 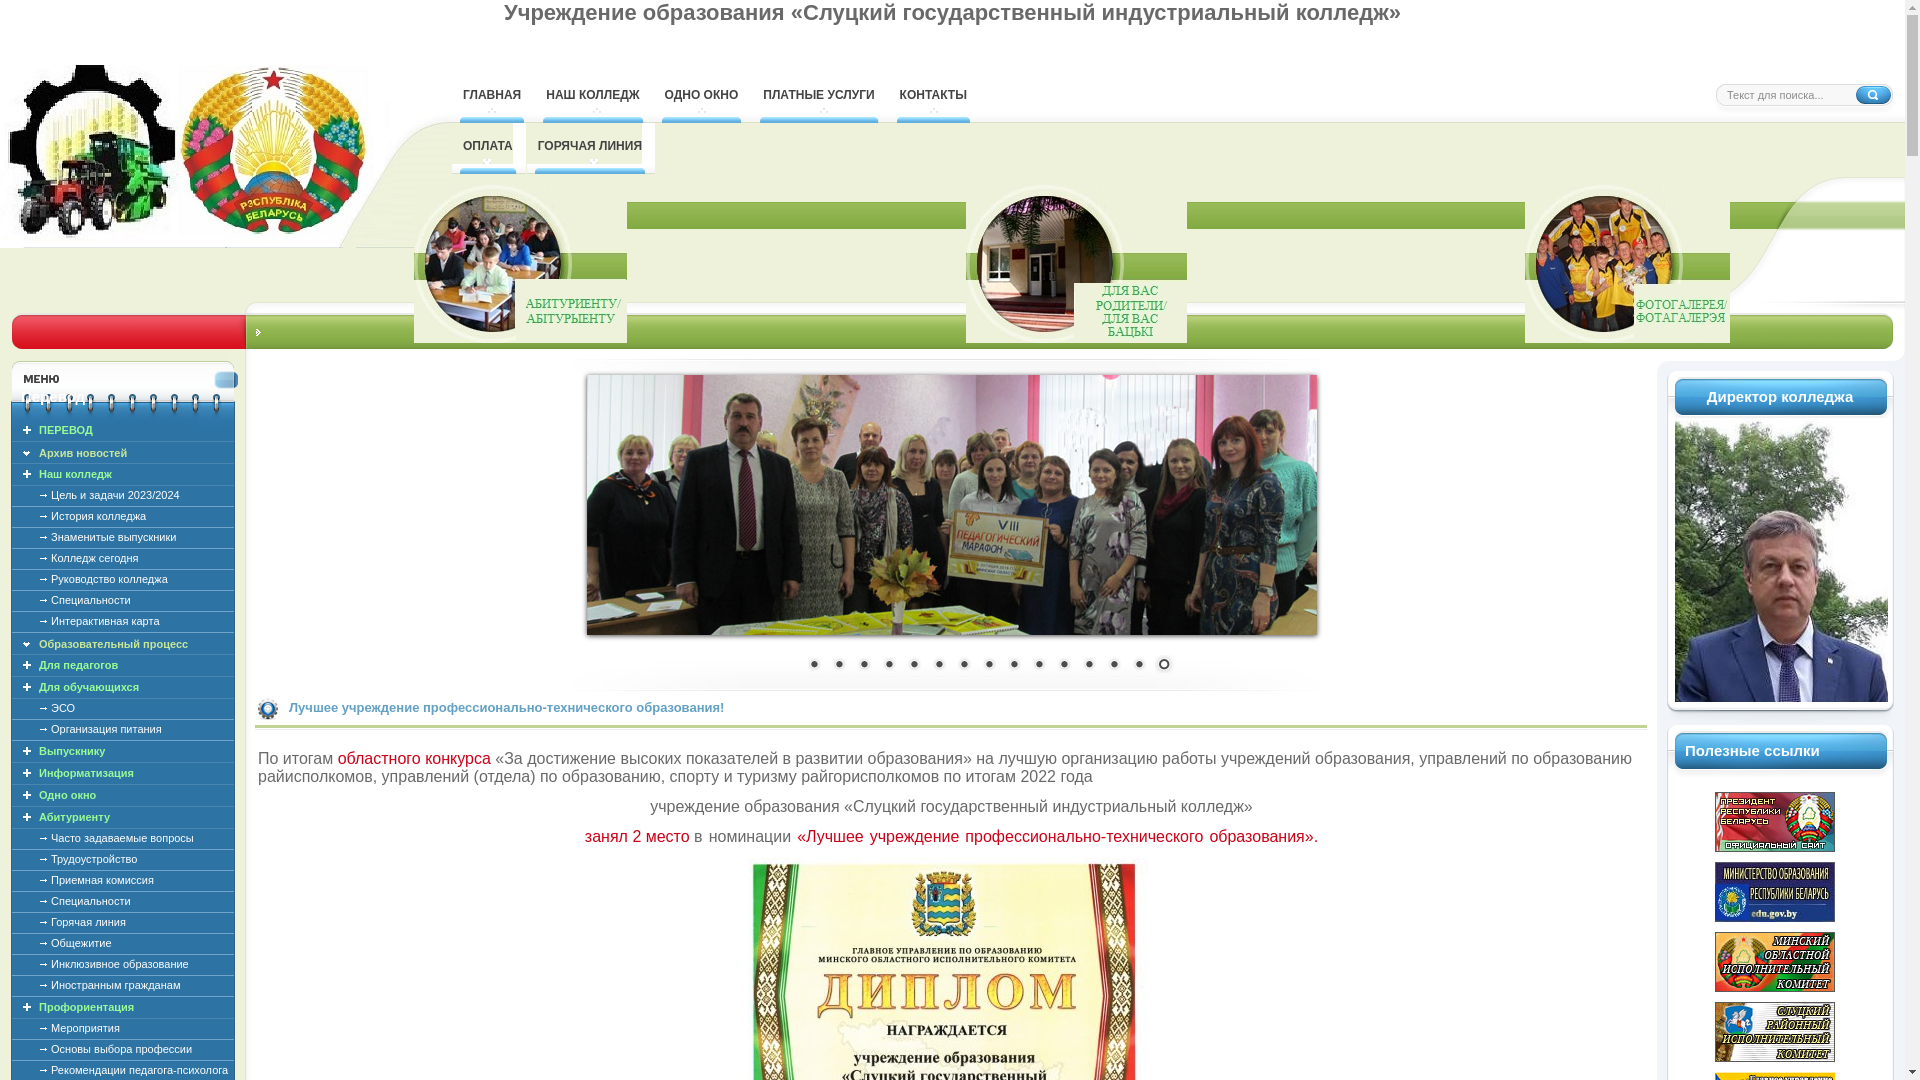 I want to click on '5', so click(x=911, y=666).